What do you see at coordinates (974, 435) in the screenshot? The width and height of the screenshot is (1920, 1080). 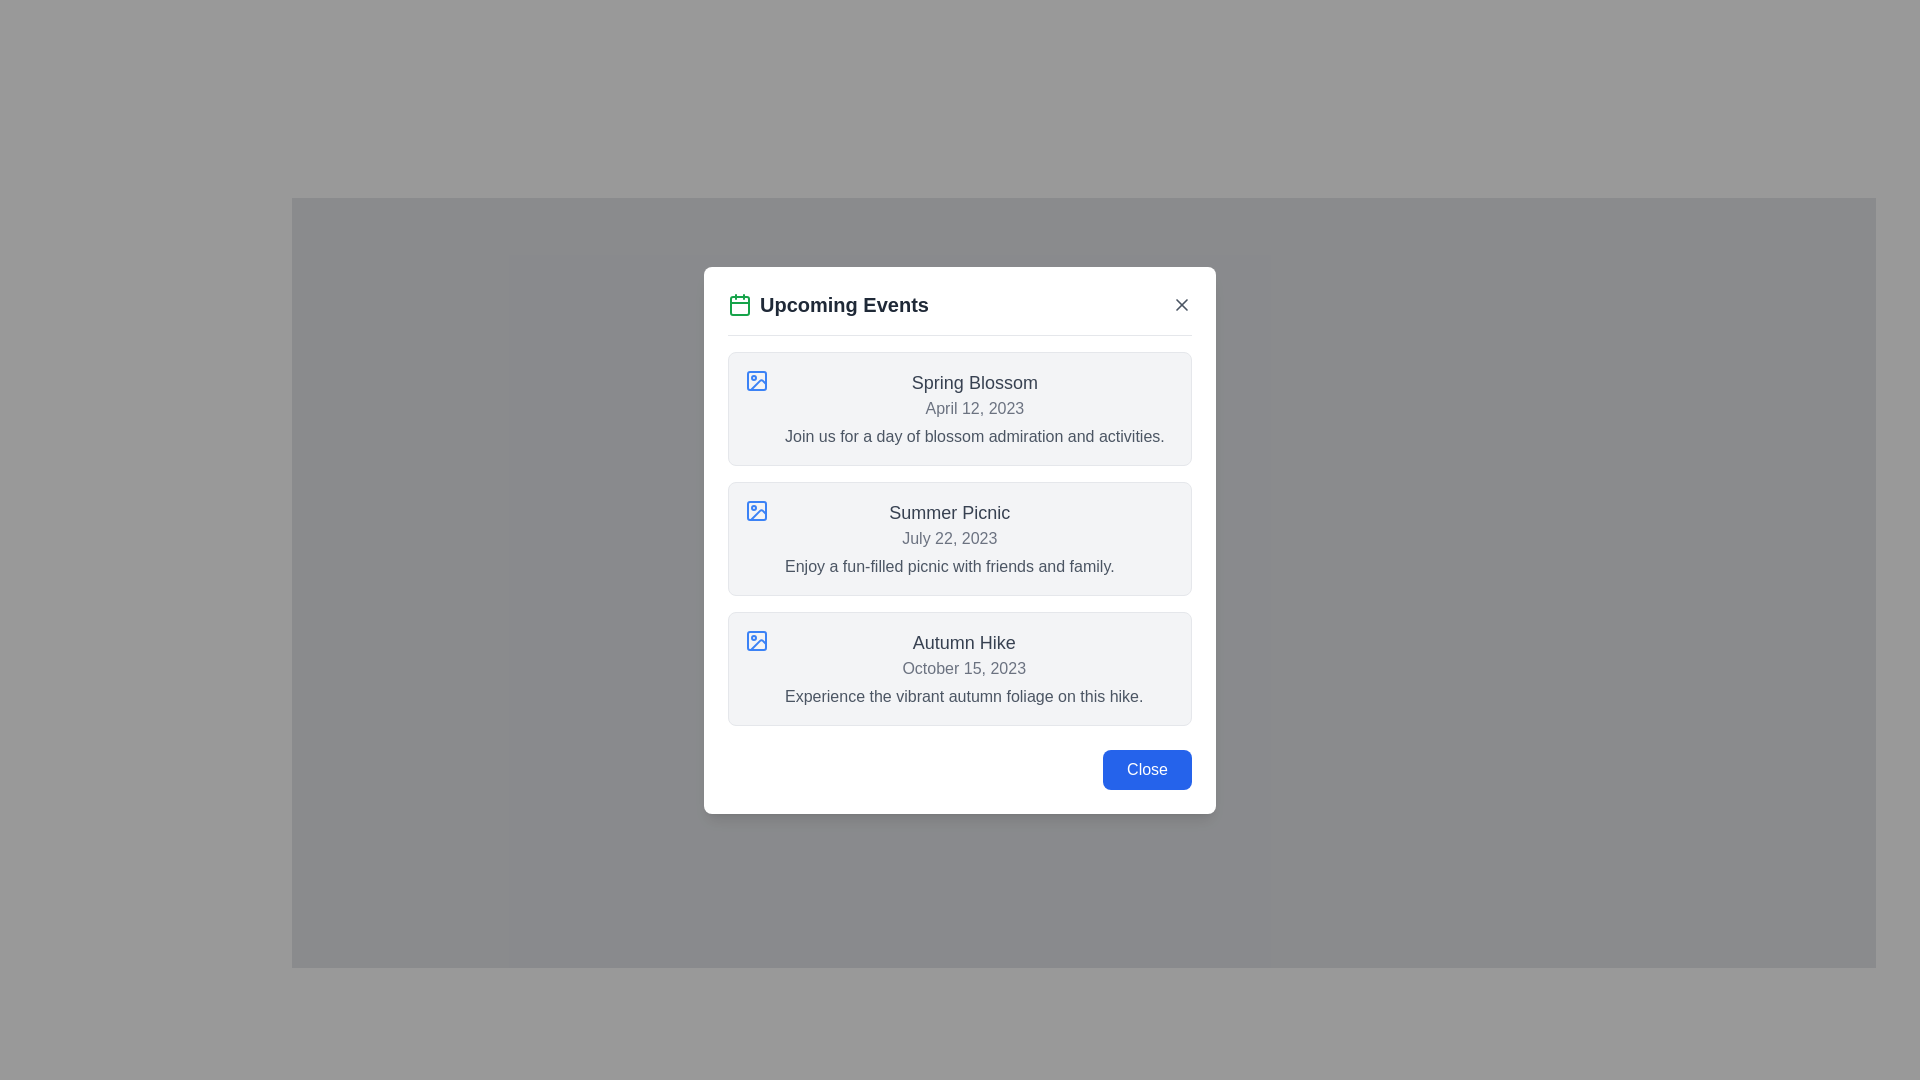 I see `text content of the description line 'Join us for a day of blossom admiration and activities.' located under the event title and date in the first event card titled 'Spring Blossom'` at bounding box center [974, 435].